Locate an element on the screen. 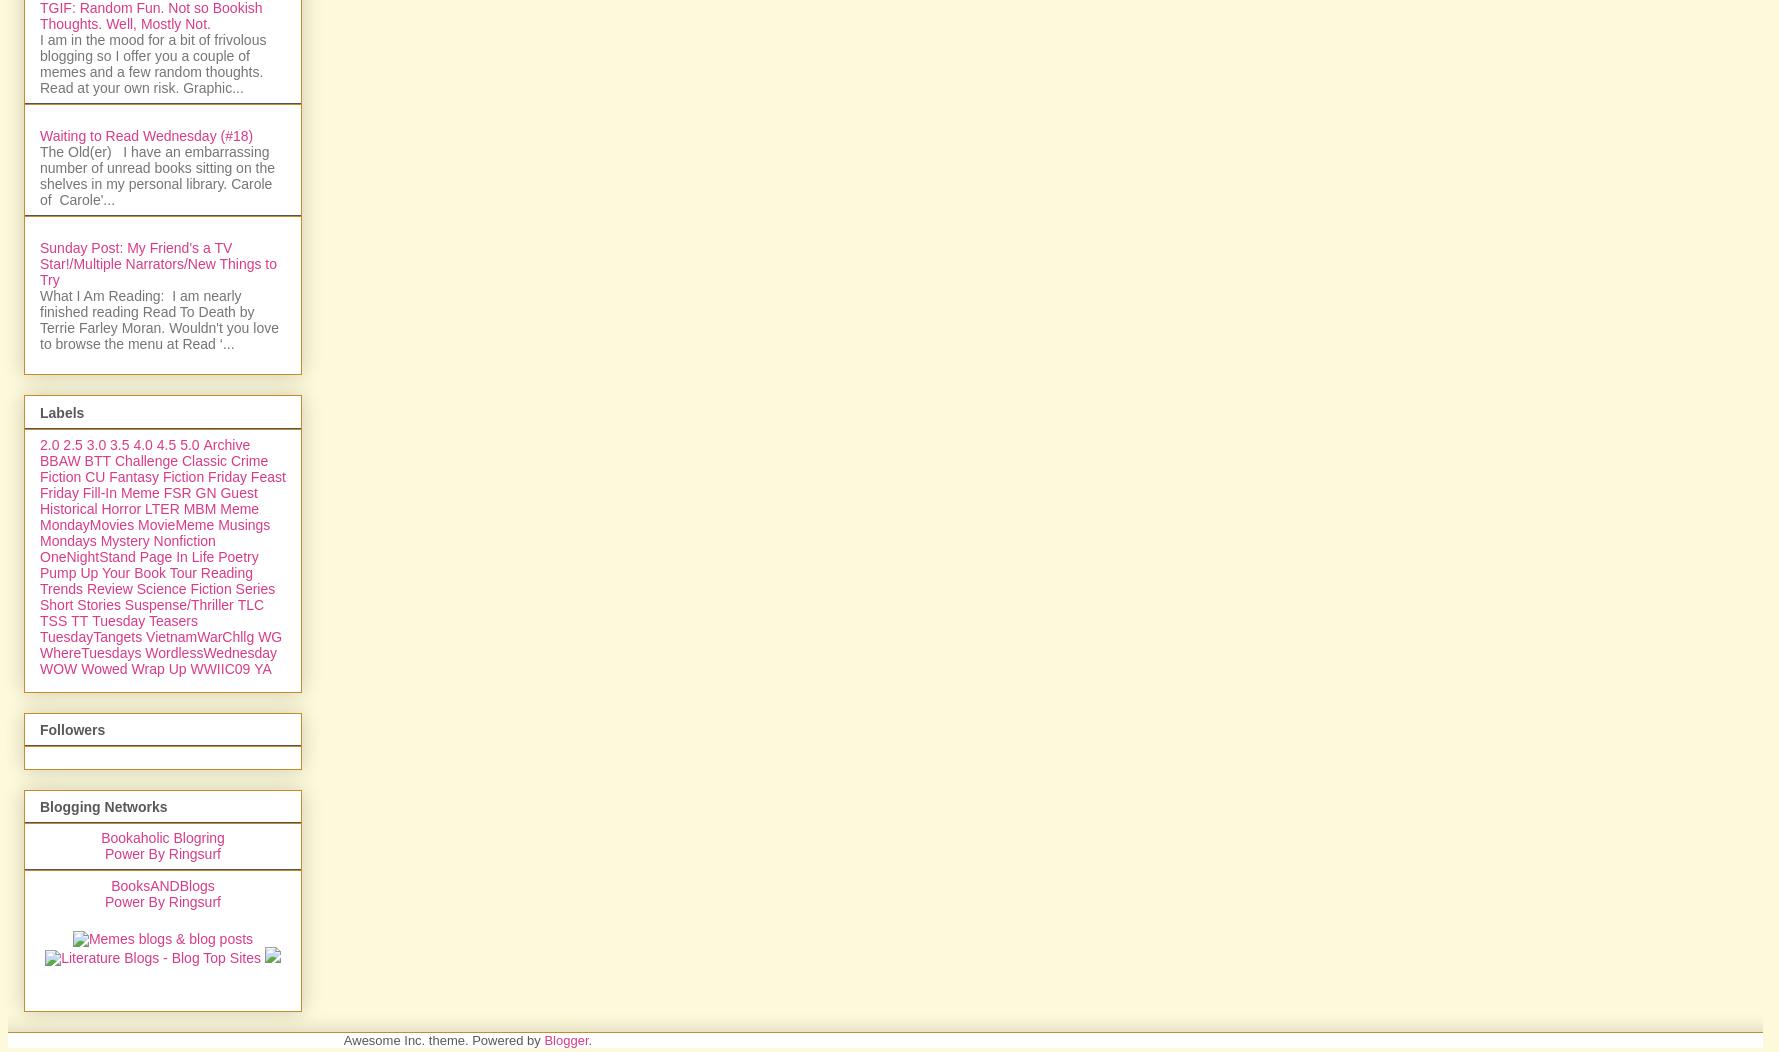 The height and width of the screenshot is (1052, 1779). 'TSS' is located at coordinates (53, 835).